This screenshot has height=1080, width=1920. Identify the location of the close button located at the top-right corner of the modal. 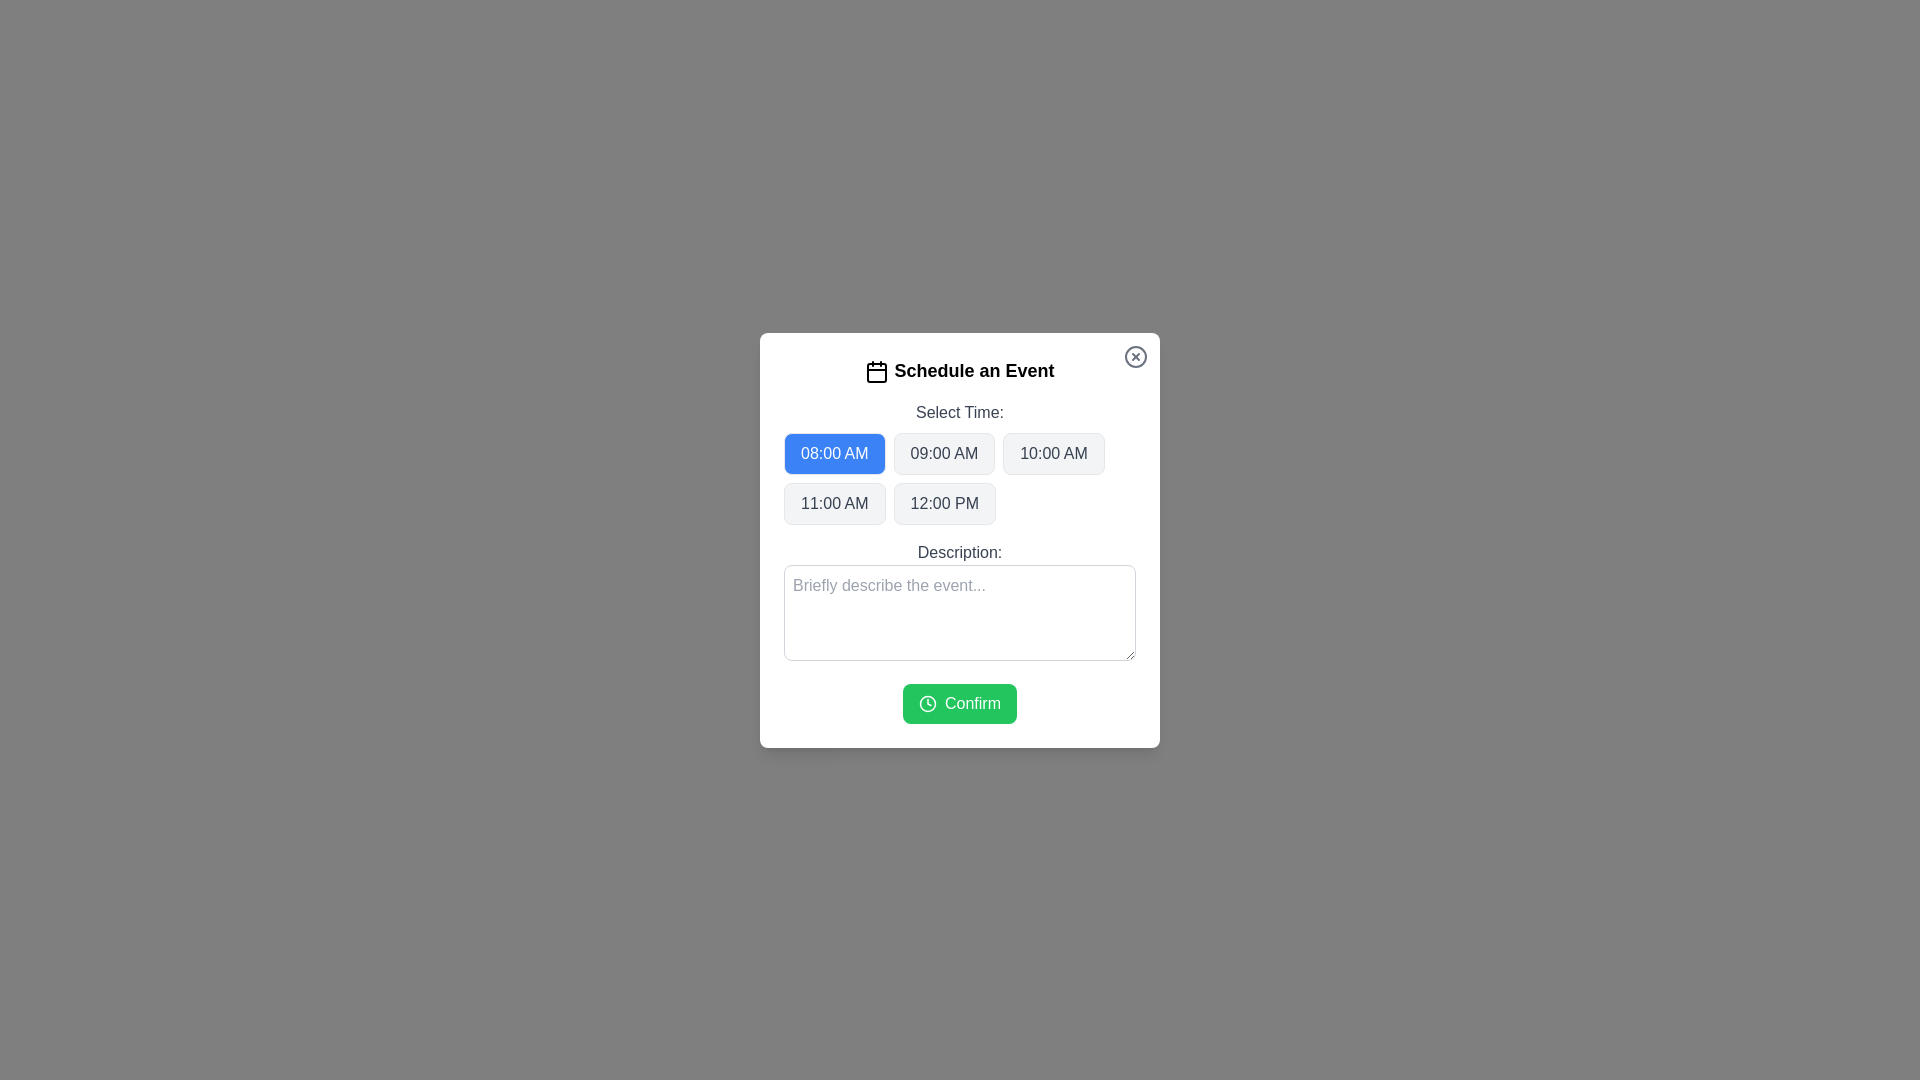
(1136, 355).